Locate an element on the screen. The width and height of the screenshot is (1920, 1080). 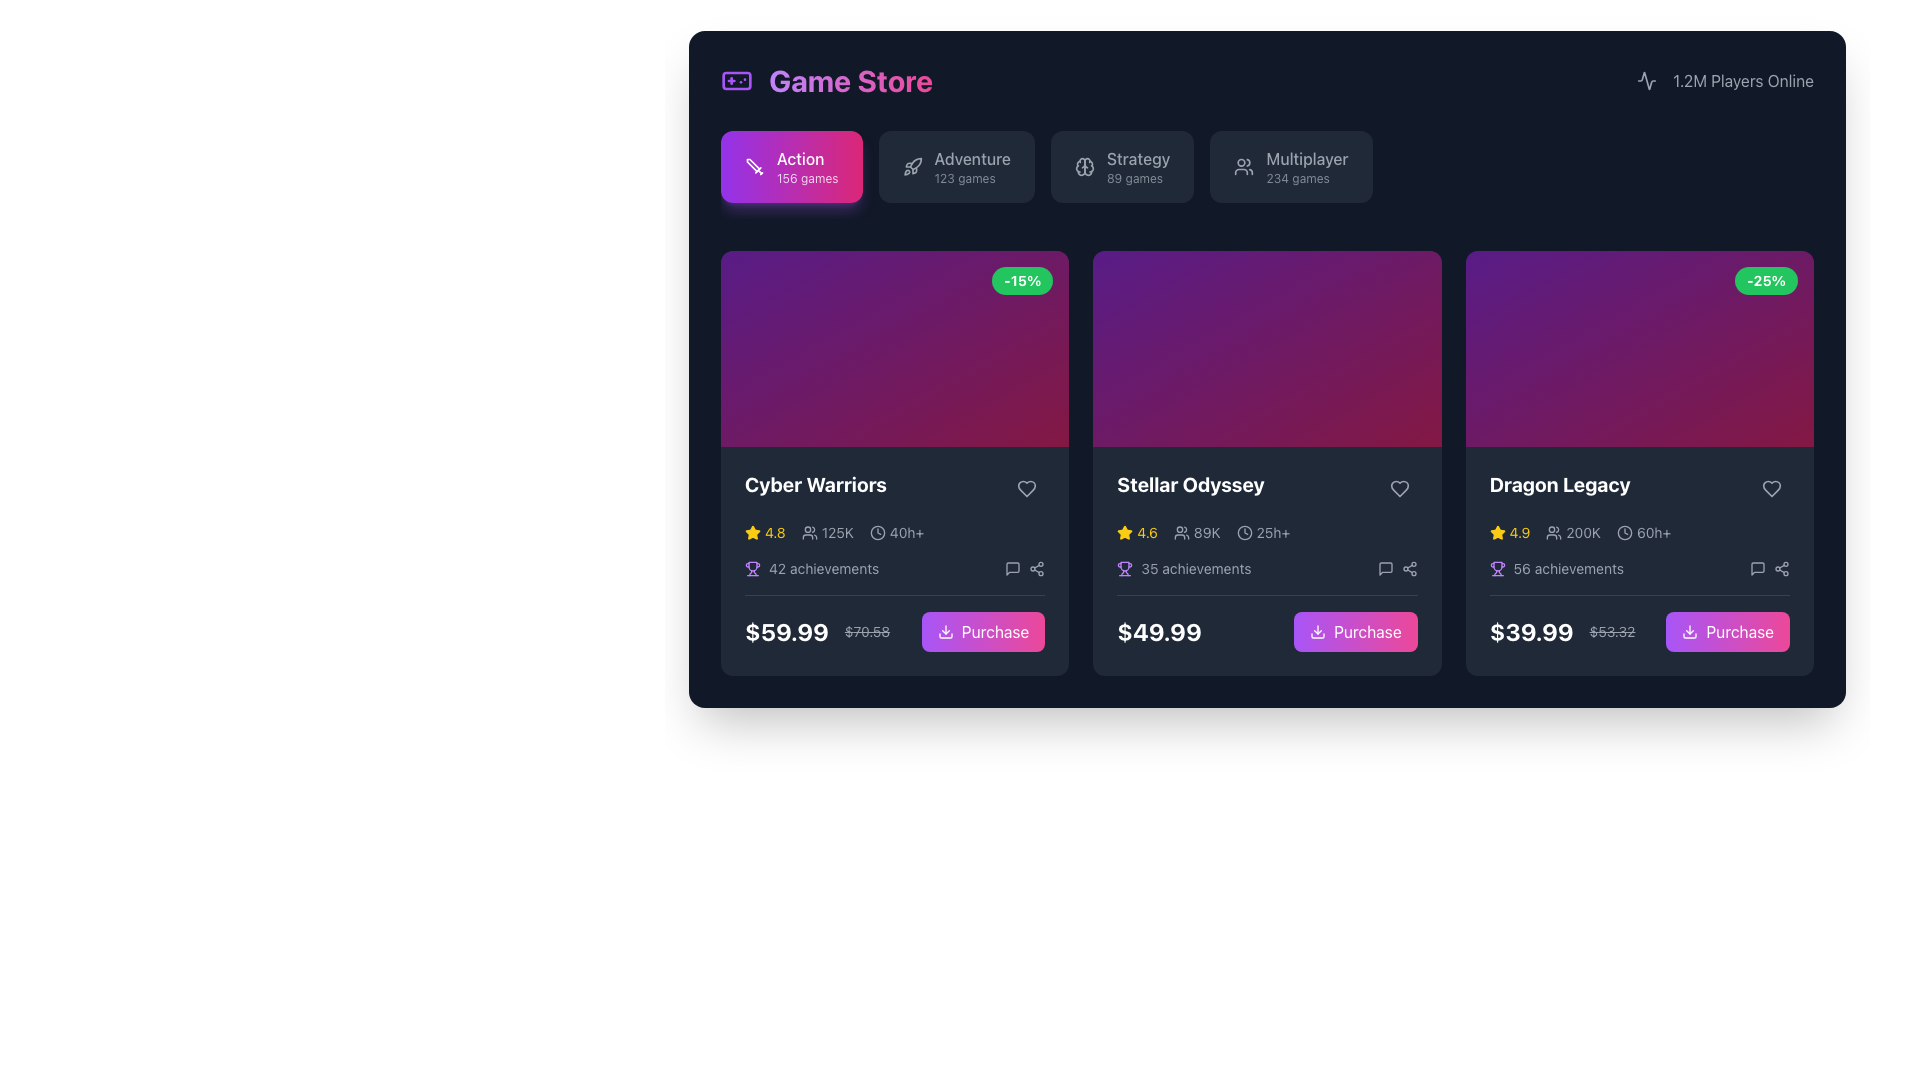
estimated time duration of '40 hours or more' from the label with icon located in the lower section of the 'Cyber Warriors' card, positioned to the right of the '125K' label and directly above the '42 achievements' text is located at coordinates (896, 531).